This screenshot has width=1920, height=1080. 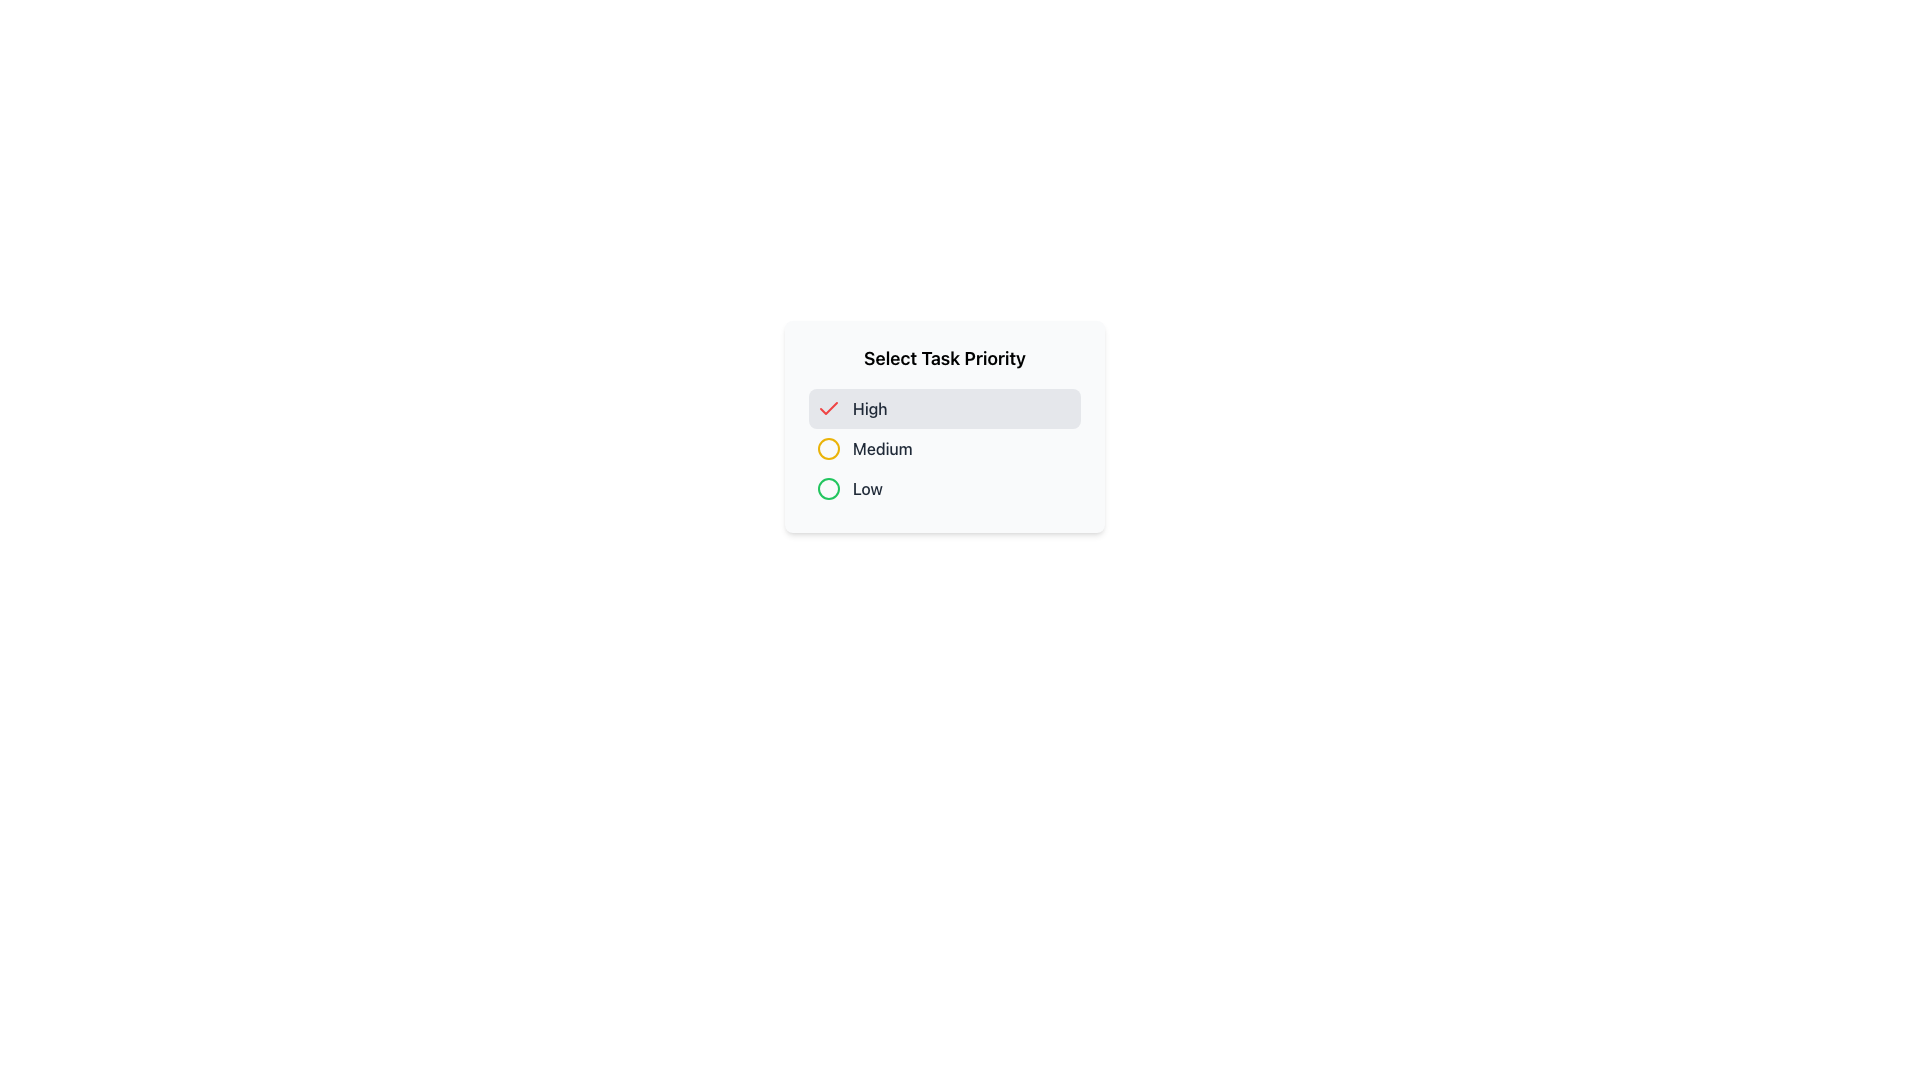 I want to click on the 'Medium' task priority selector option located between 'High' and 'Low' in the task priority selector, so click(x=944, y=447).